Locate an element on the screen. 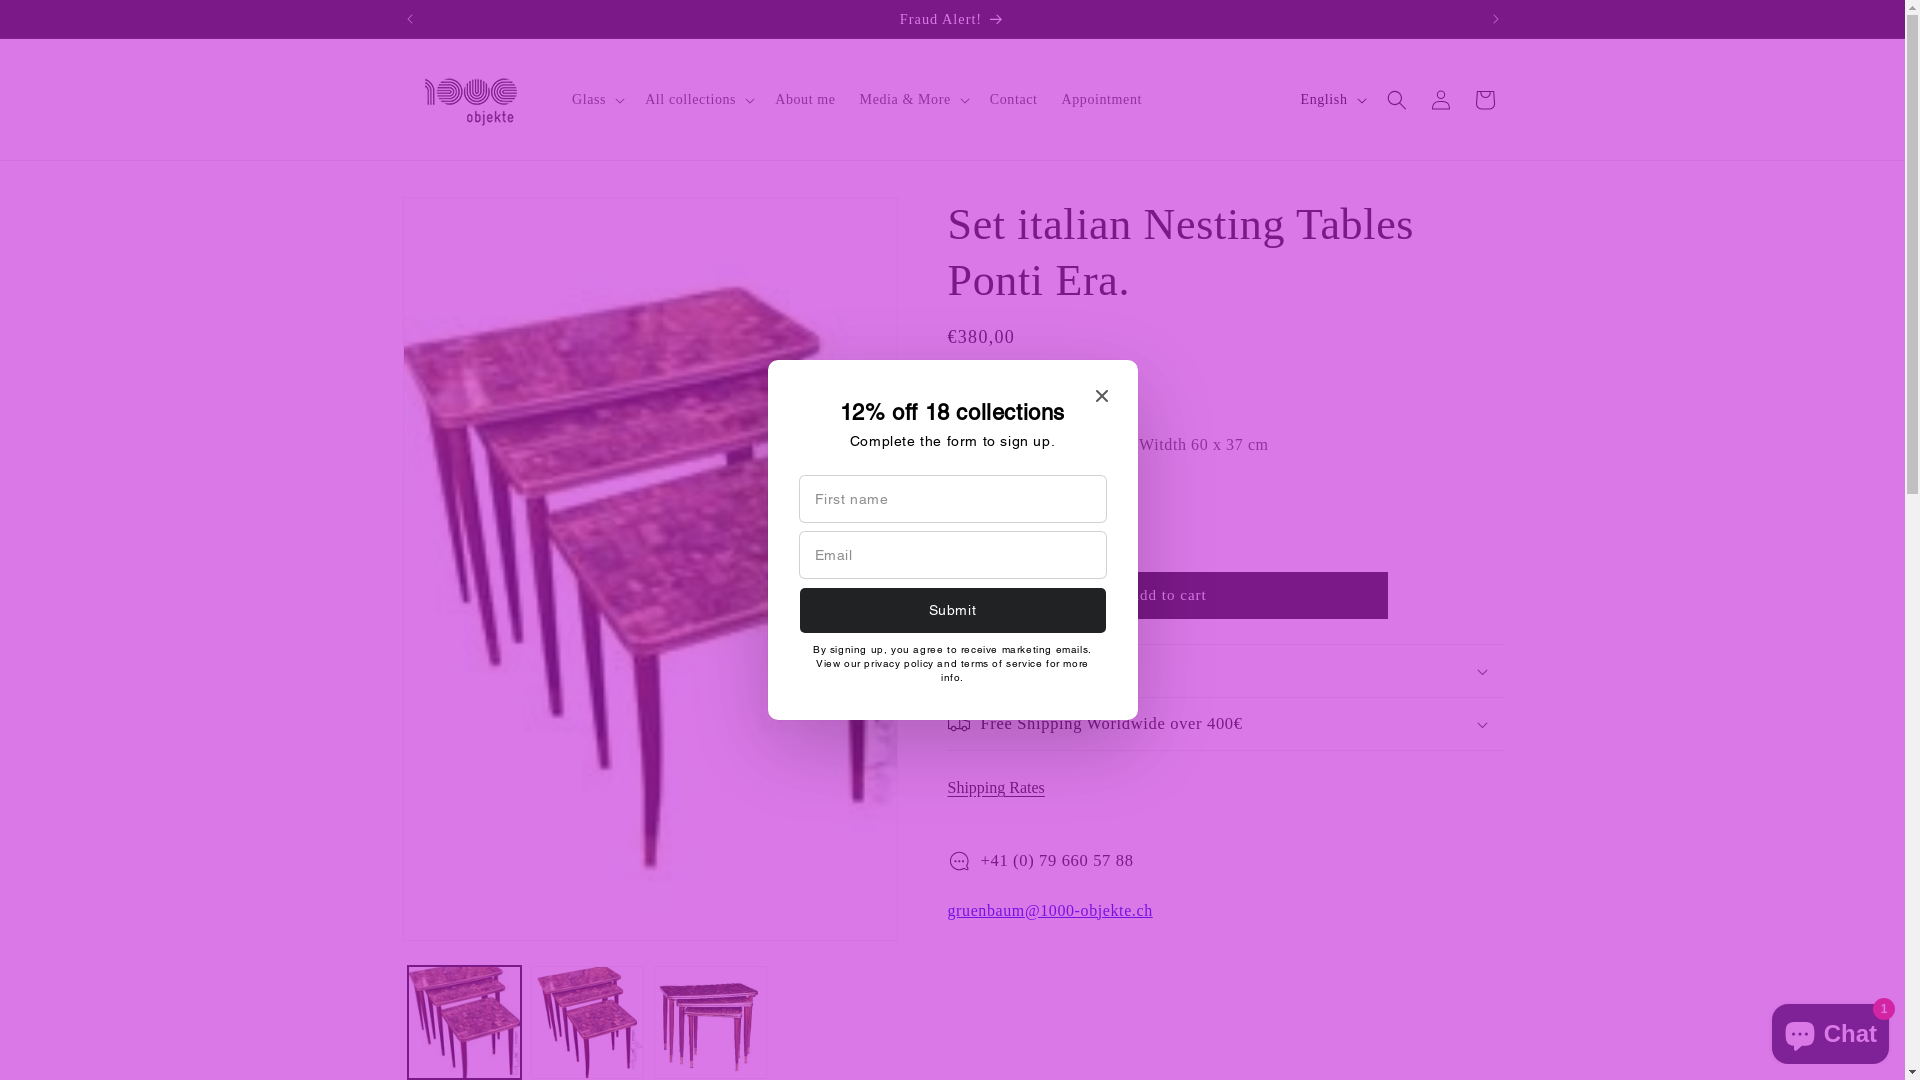 This screenshot has height=1080, width=1920. 'Skip to product information' is located at coordinates (461, 219).